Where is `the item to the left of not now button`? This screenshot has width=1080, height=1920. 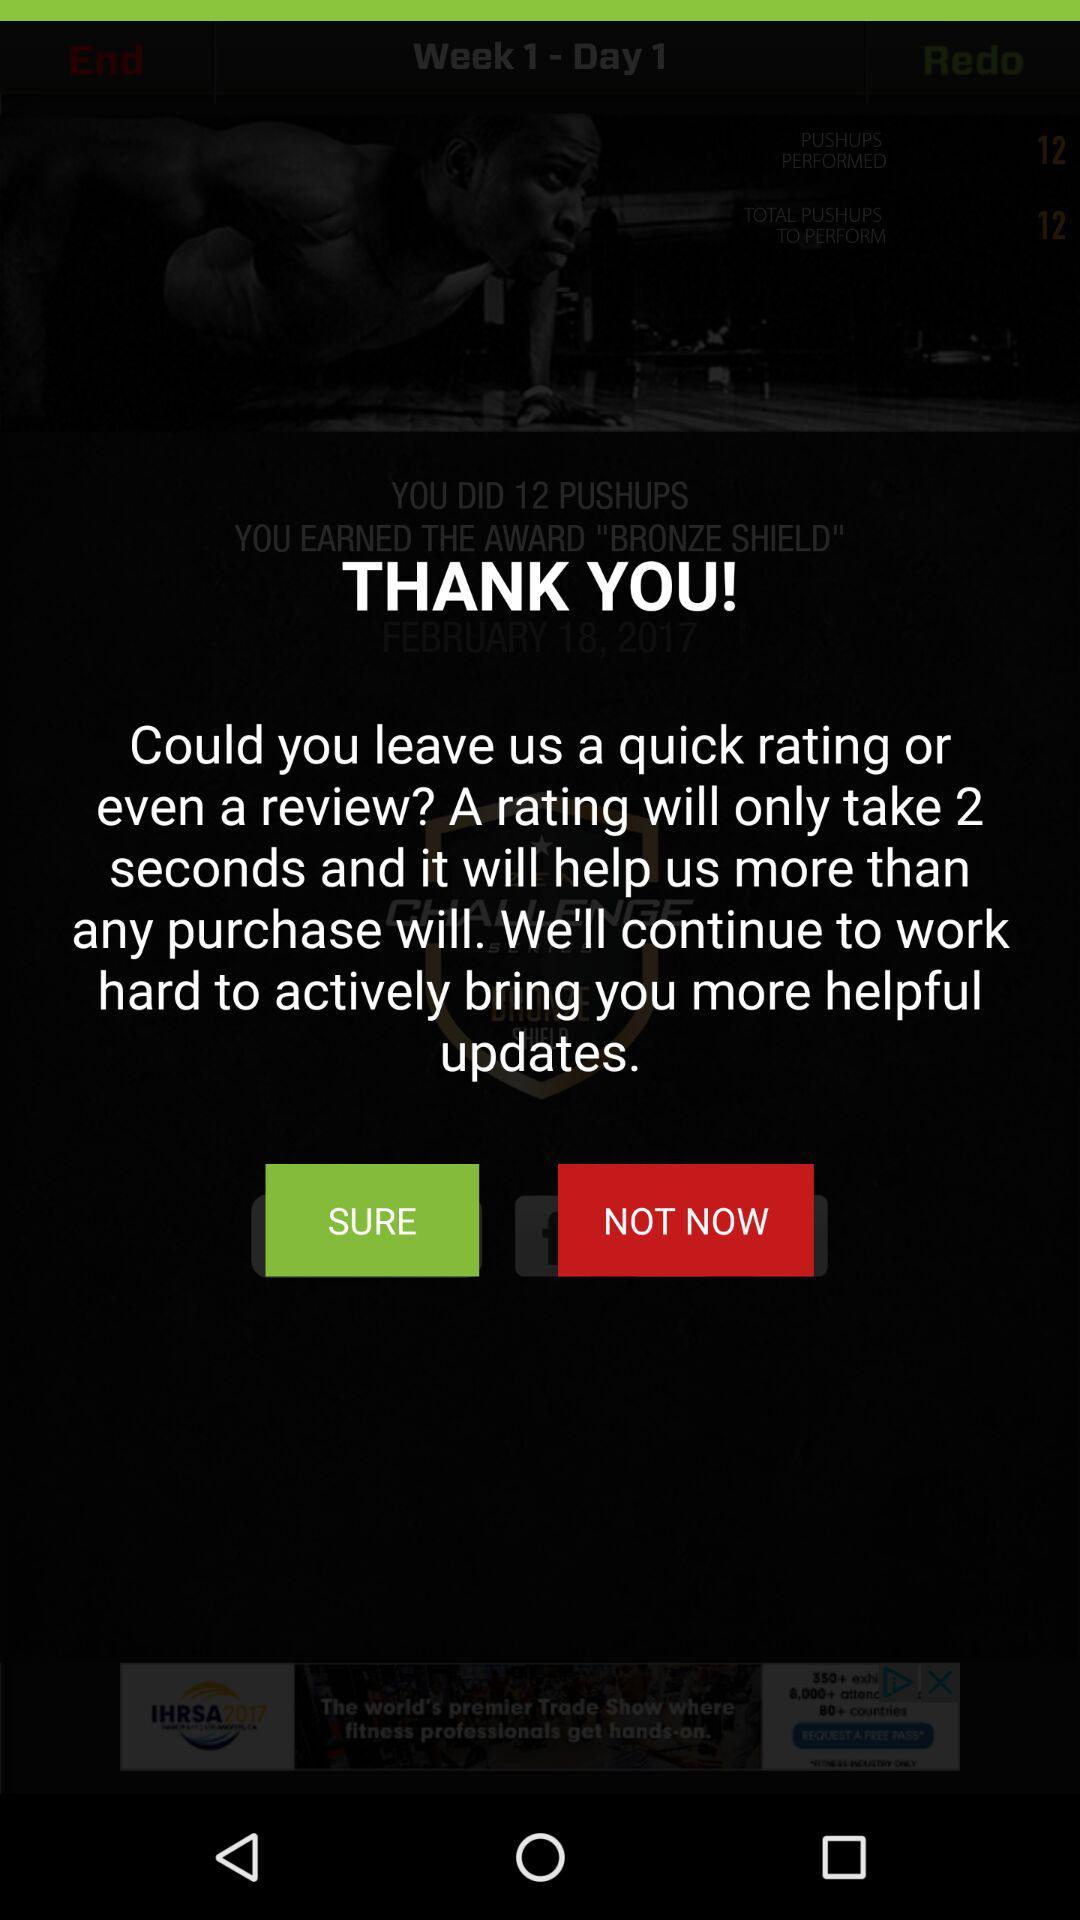
the item to the left of not now button is located at coordinates (372, 1219).